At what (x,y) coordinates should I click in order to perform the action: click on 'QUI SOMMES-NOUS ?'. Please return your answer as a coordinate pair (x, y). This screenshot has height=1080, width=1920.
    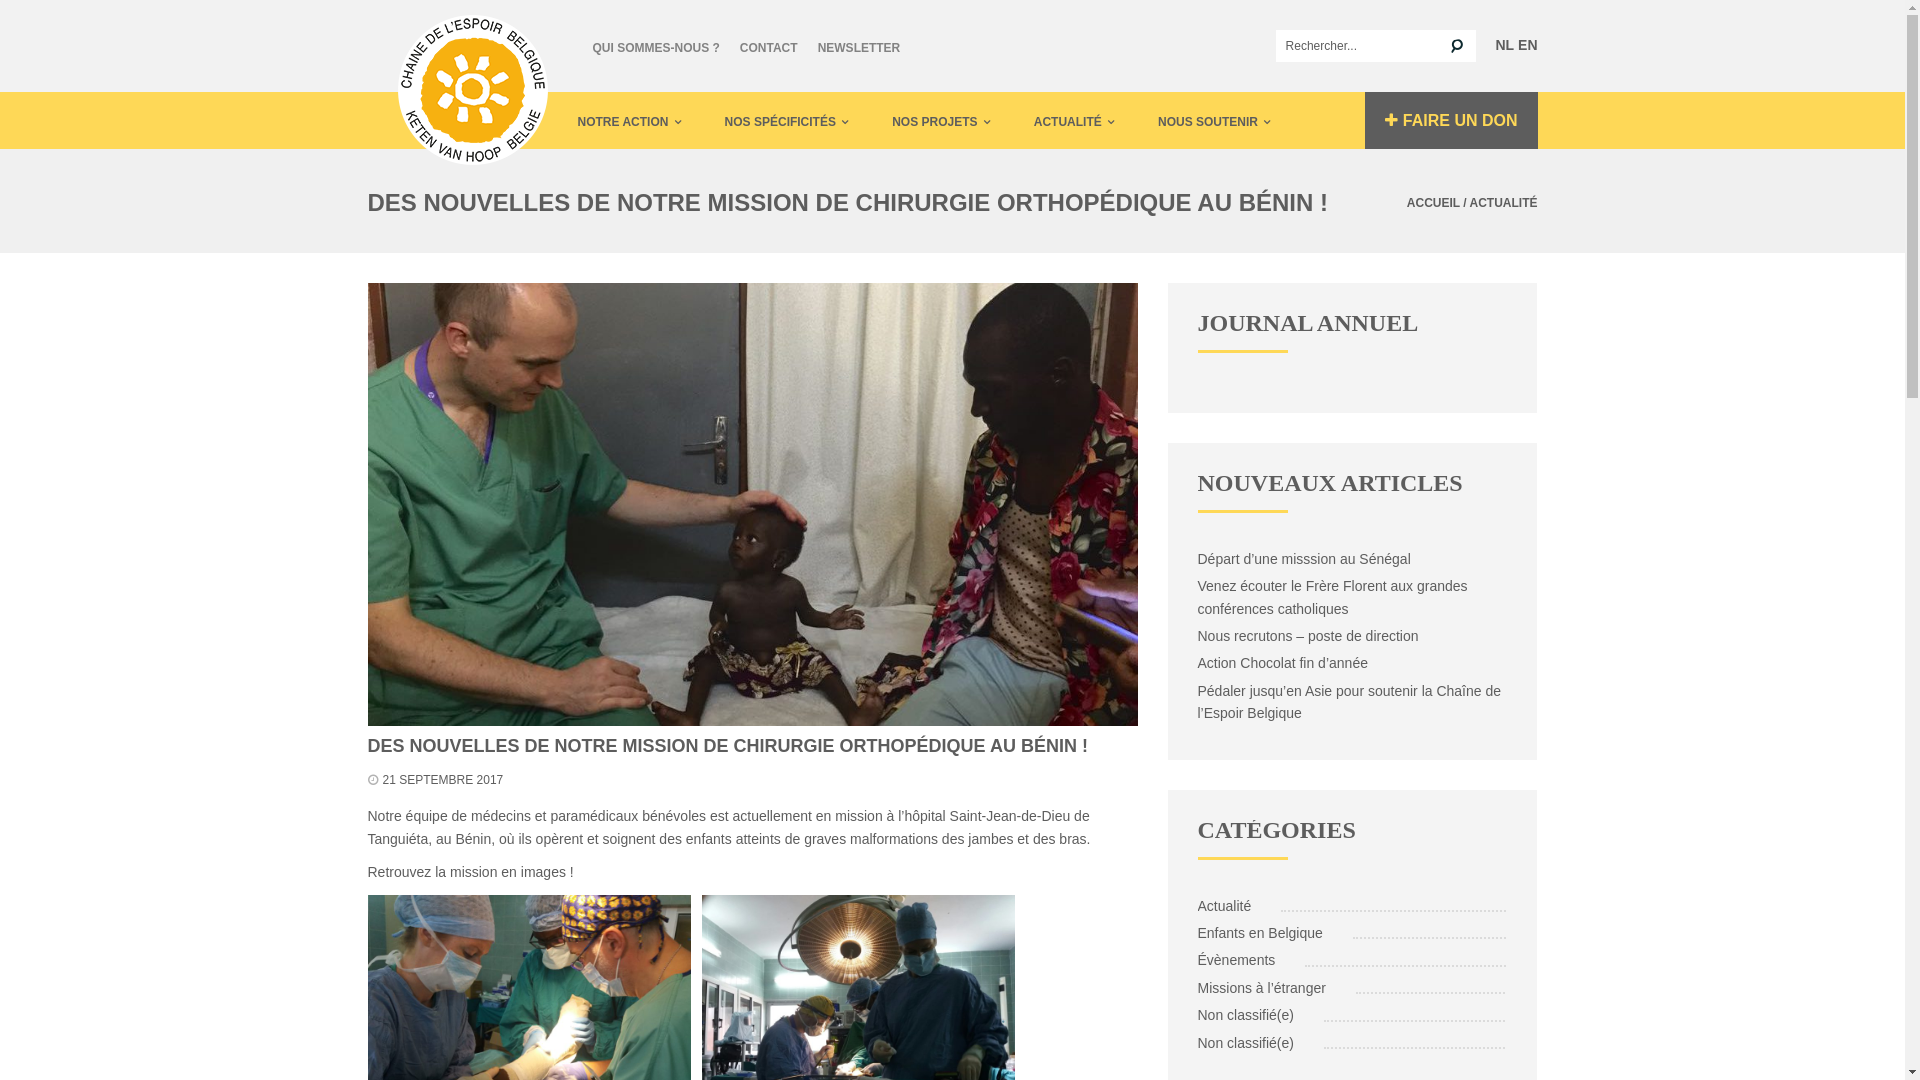
    Looking at the image, I should click on (655, 45).